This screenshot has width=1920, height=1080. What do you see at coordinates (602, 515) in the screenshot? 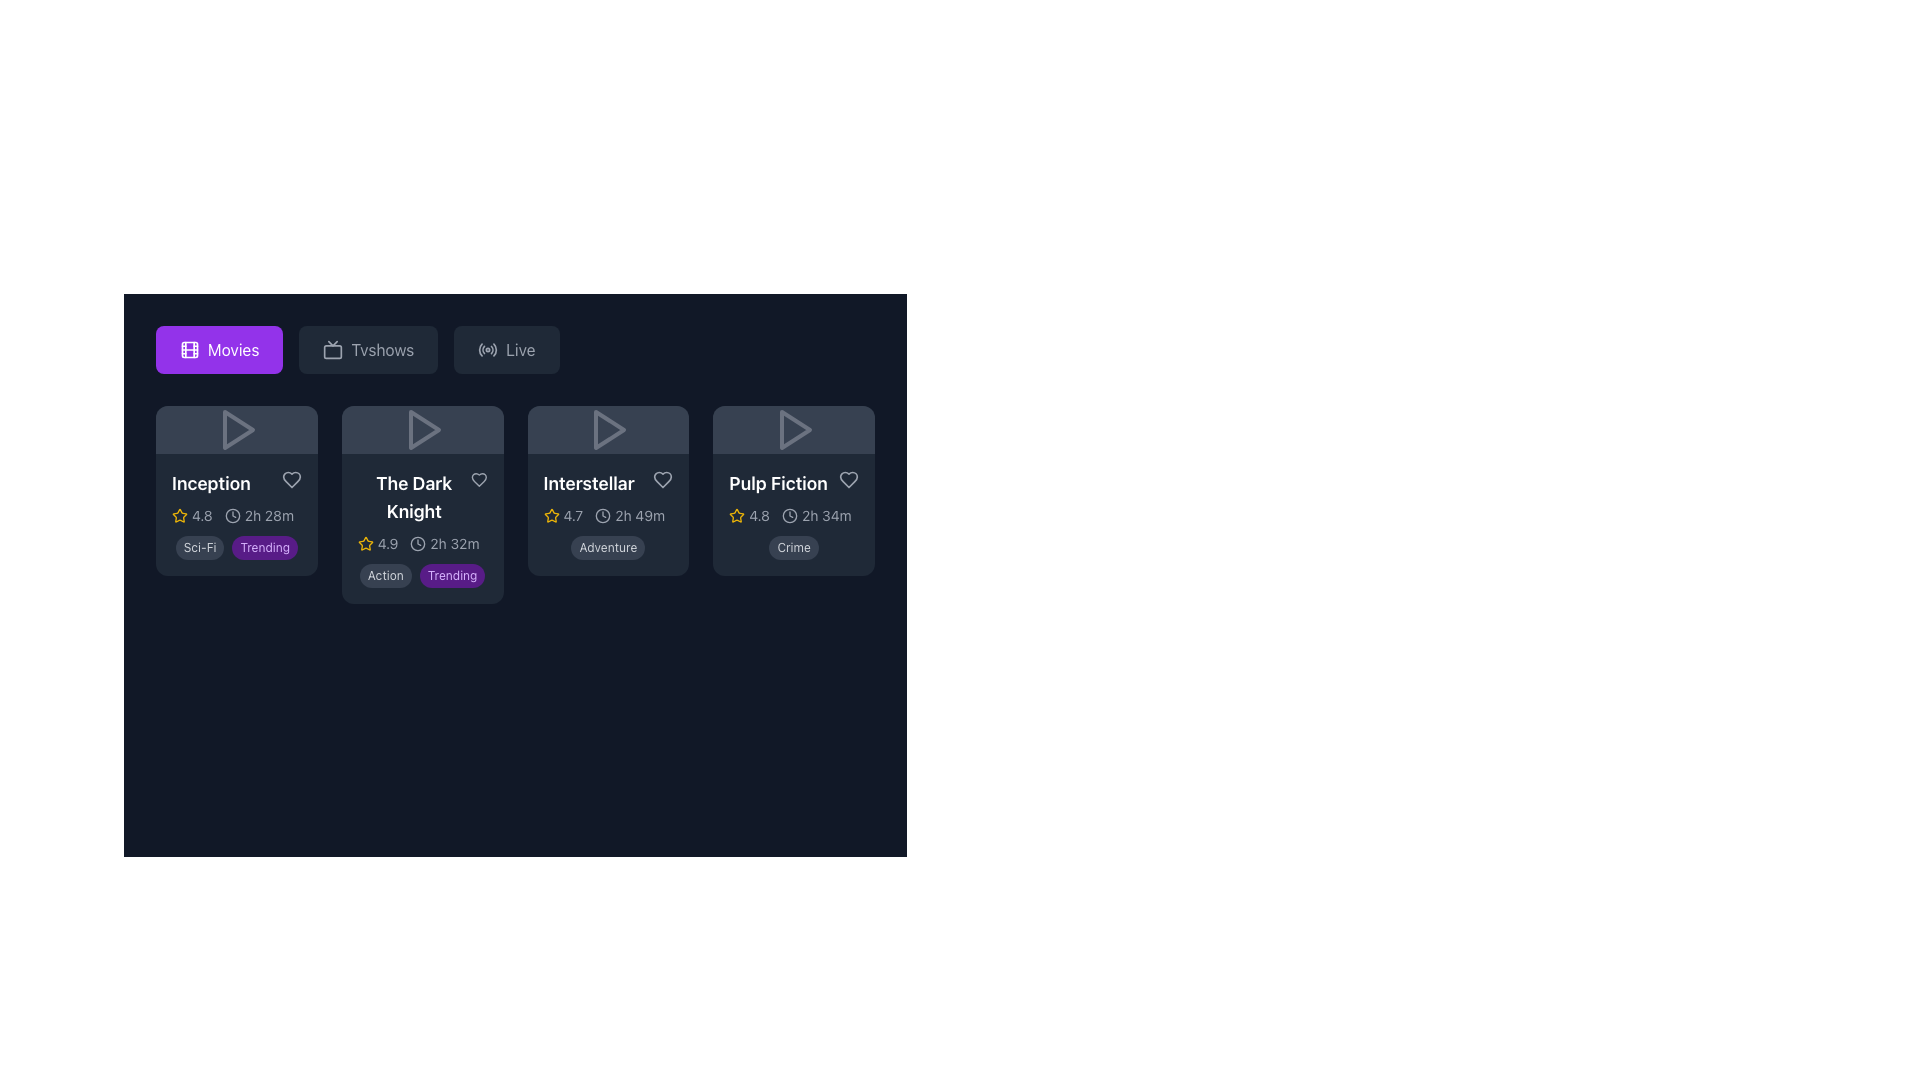
I see `the SVG Circle Element that represents the circular outline of the clock icon for the 'Interstellar' movie in the information panel of the third movie card` at bounding box center [602, 515].